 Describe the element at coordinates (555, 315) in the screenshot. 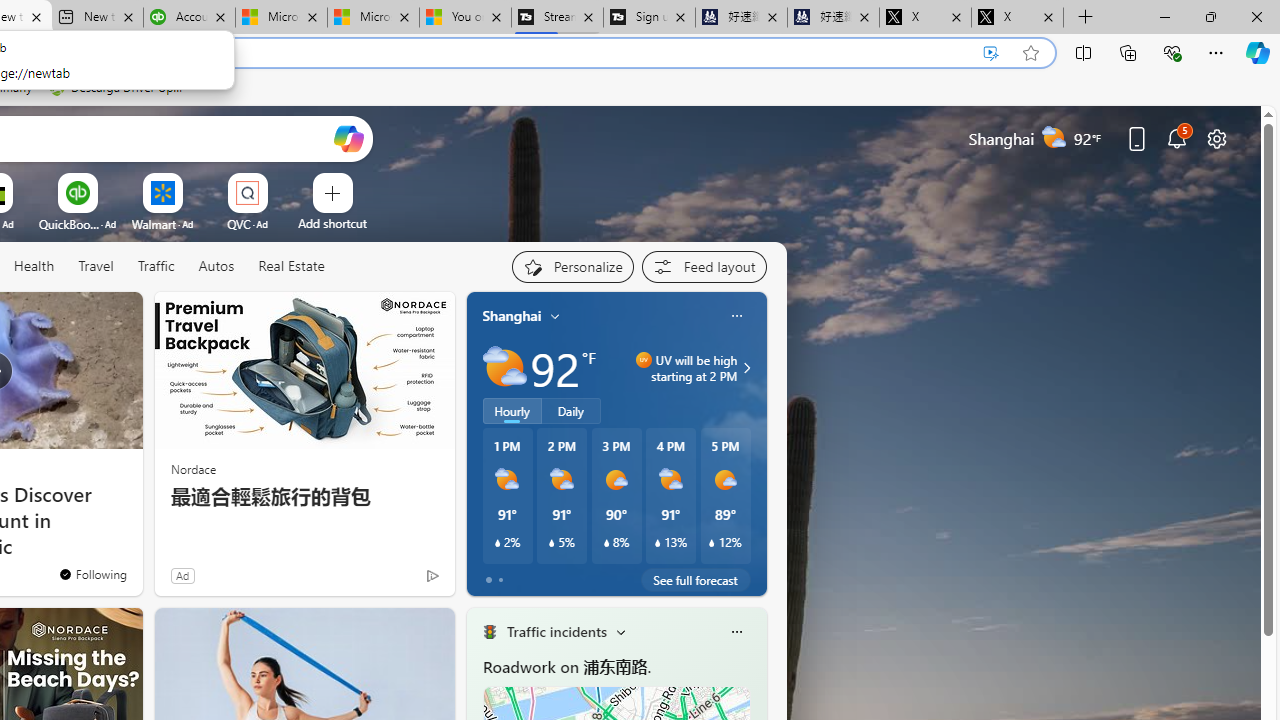

I see `'My location'` at that location.